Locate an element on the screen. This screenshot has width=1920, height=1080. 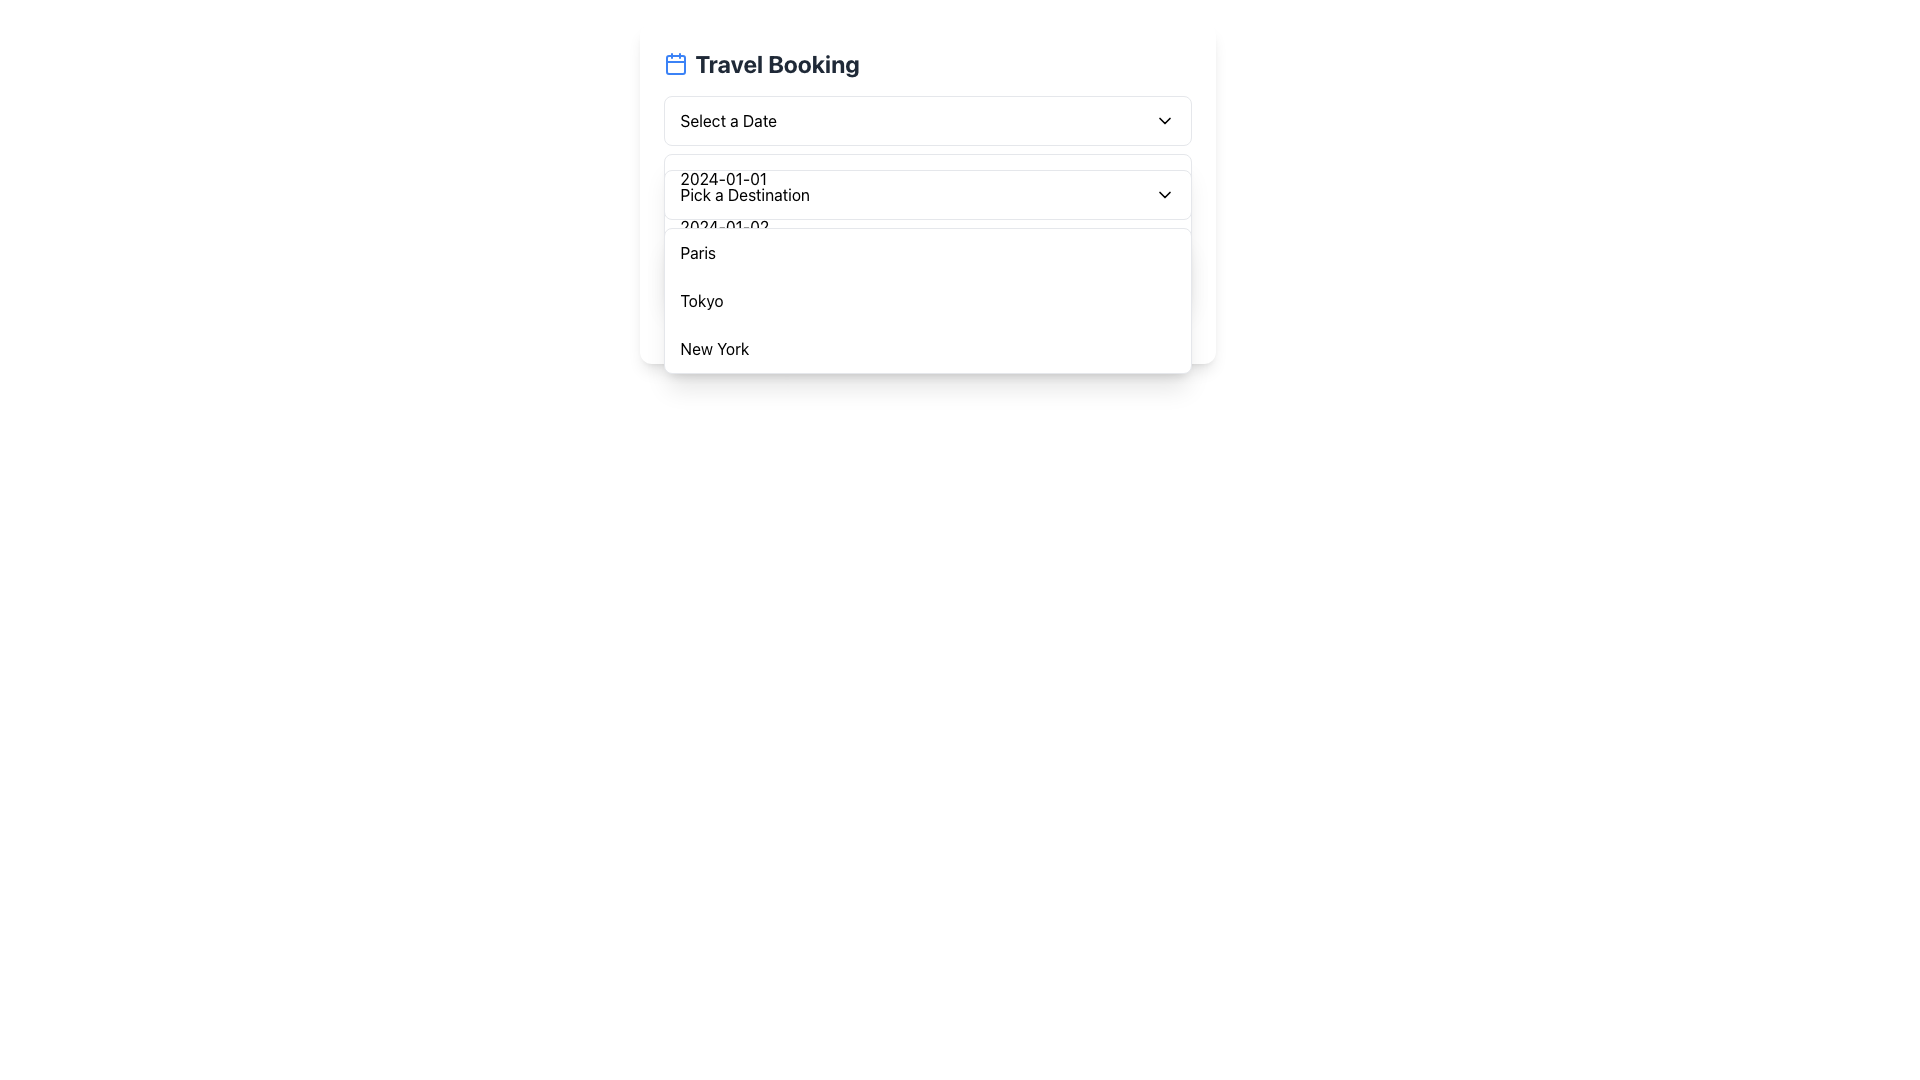
to select the 'New York' option from the dropdown menu, which is the third option in the list and features a hover effect that changes its background to gray is located at coordinates (926, 347).